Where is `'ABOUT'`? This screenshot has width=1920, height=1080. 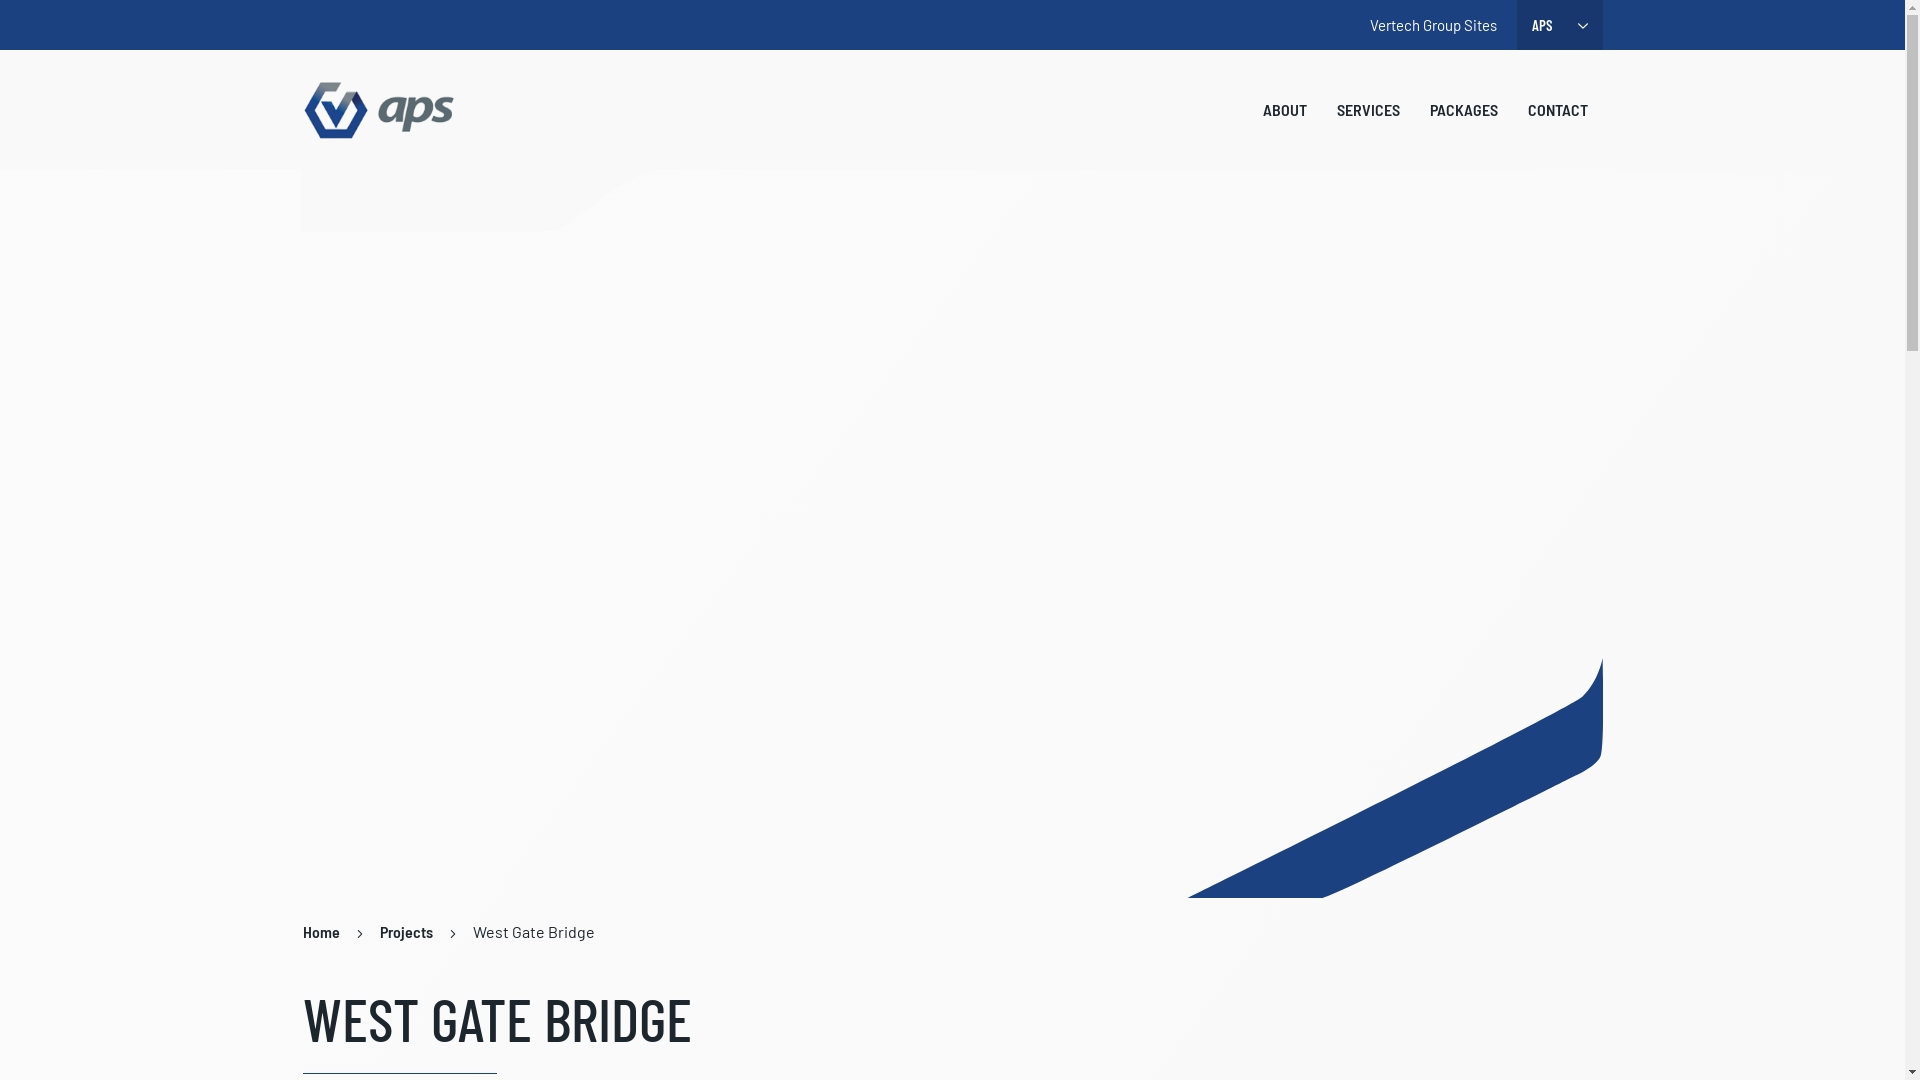 'ABOUT' is located at coordinates (1247, 110).